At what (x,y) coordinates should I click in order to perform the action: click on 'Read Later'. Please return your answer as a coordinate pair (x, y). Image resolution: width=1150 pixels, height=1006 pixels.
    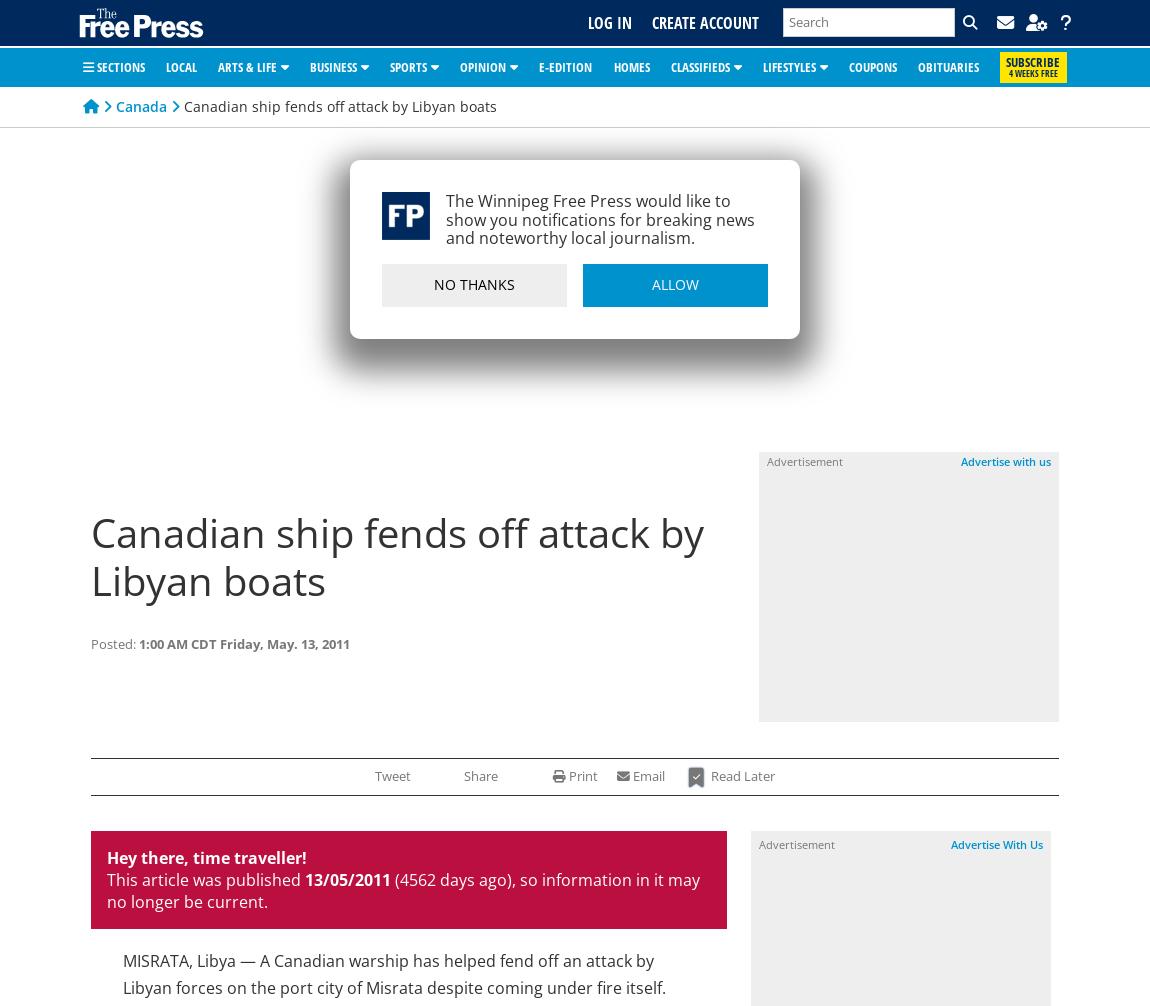
    Looking at the image, I should click on (740, 775).